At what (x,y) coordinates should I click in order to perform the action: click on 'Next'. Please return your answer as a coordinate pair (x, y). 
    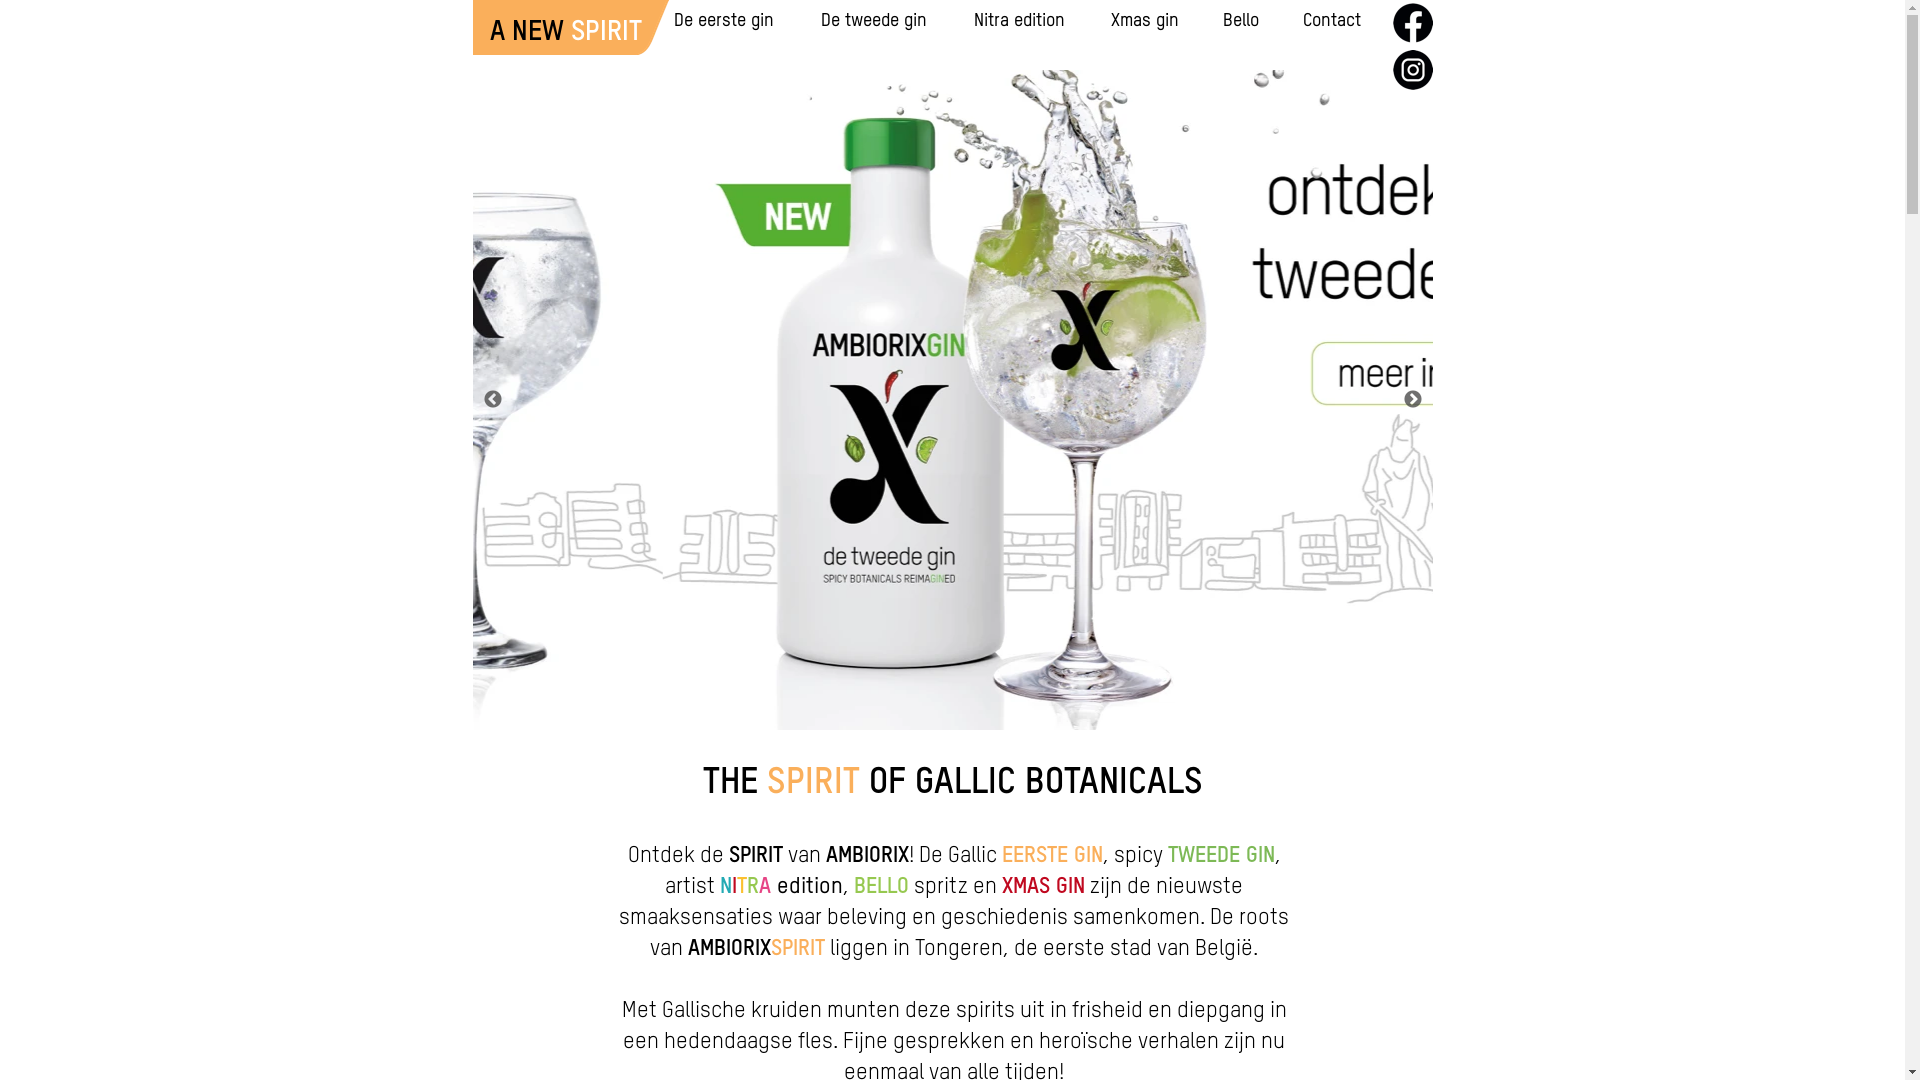
    Looking at the image, I should click on (1410, 400).